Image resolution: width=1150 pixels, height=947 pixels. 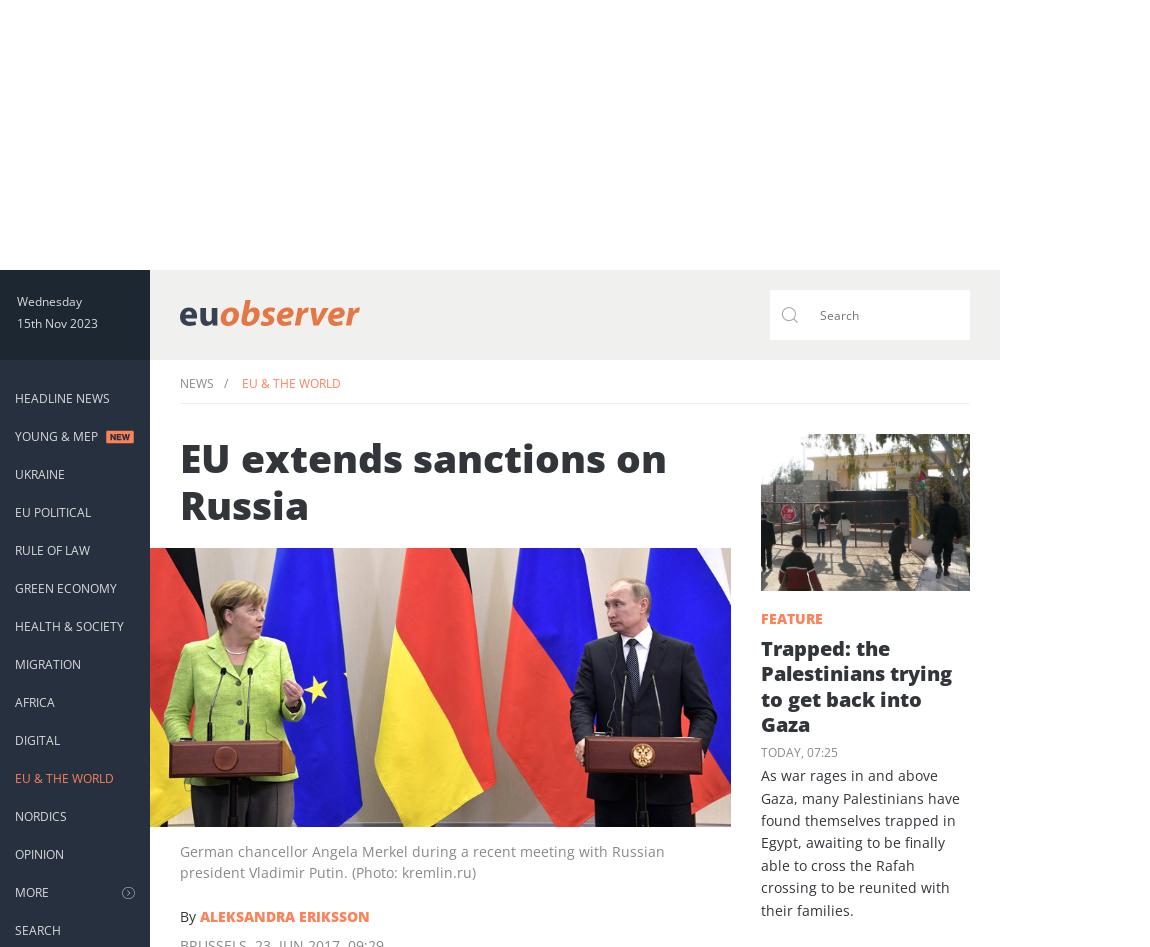 What do you see at coordinates (797, 751) in the screenshot?
I see `'Today, 07:25'` at bounding box center [797, 751].